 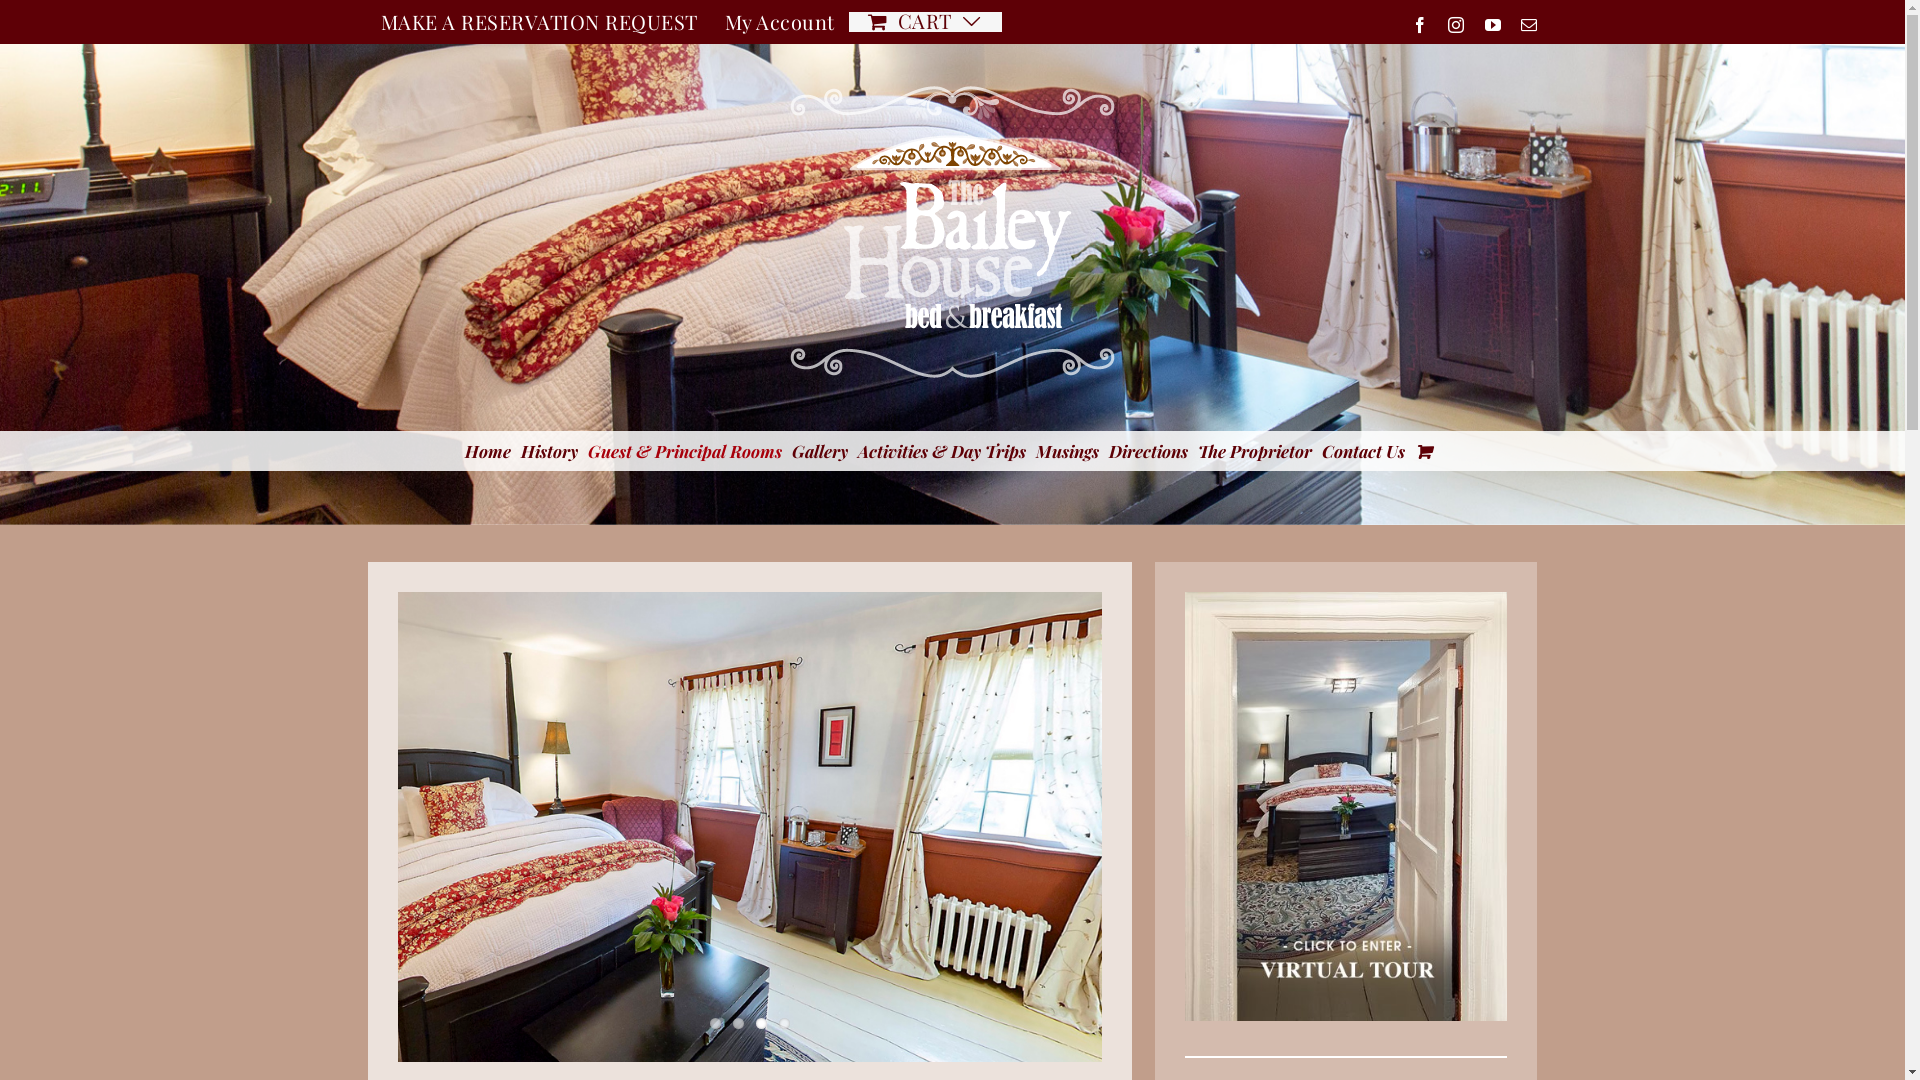 What do you see at coordinates (486, 451) in the screenshot?
I see `'Home'` at bounding box center [486, 451].